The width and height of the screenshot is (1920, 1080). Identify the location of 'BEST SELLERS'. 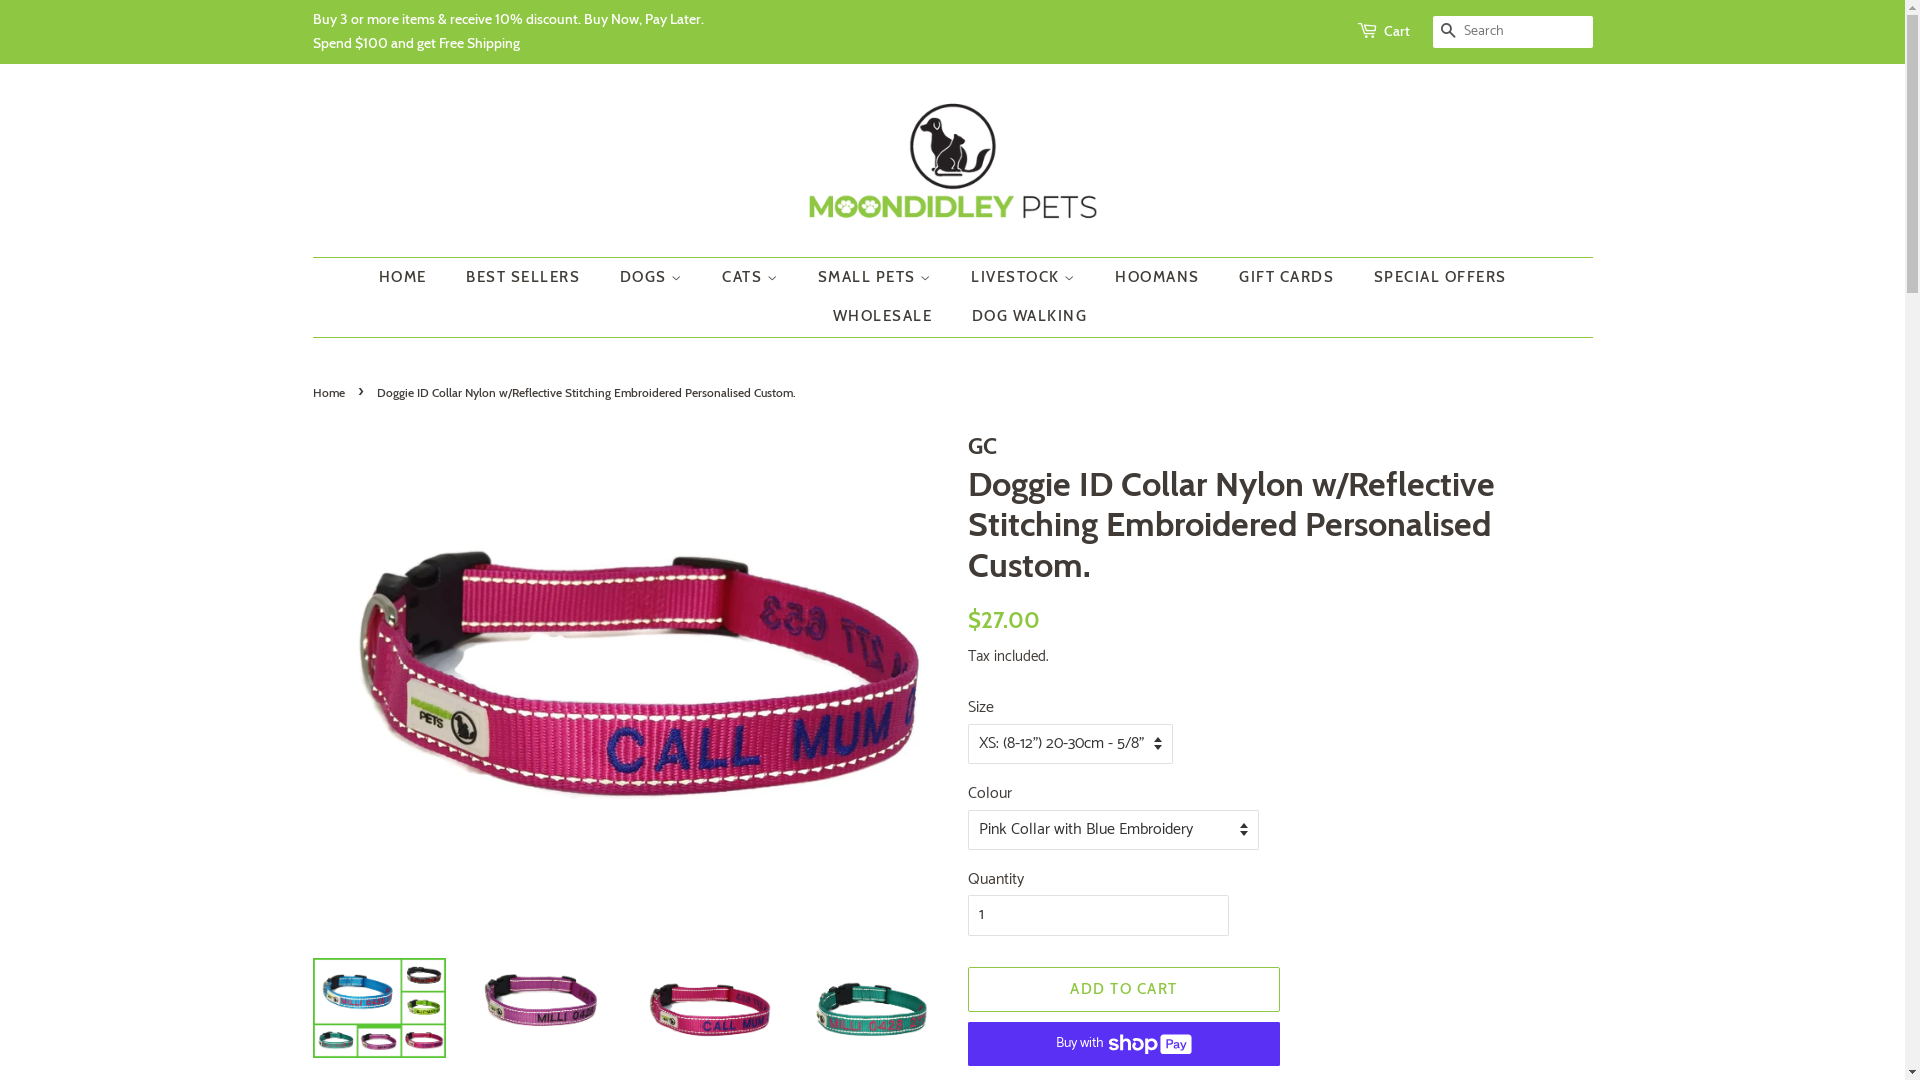
(525, 277).